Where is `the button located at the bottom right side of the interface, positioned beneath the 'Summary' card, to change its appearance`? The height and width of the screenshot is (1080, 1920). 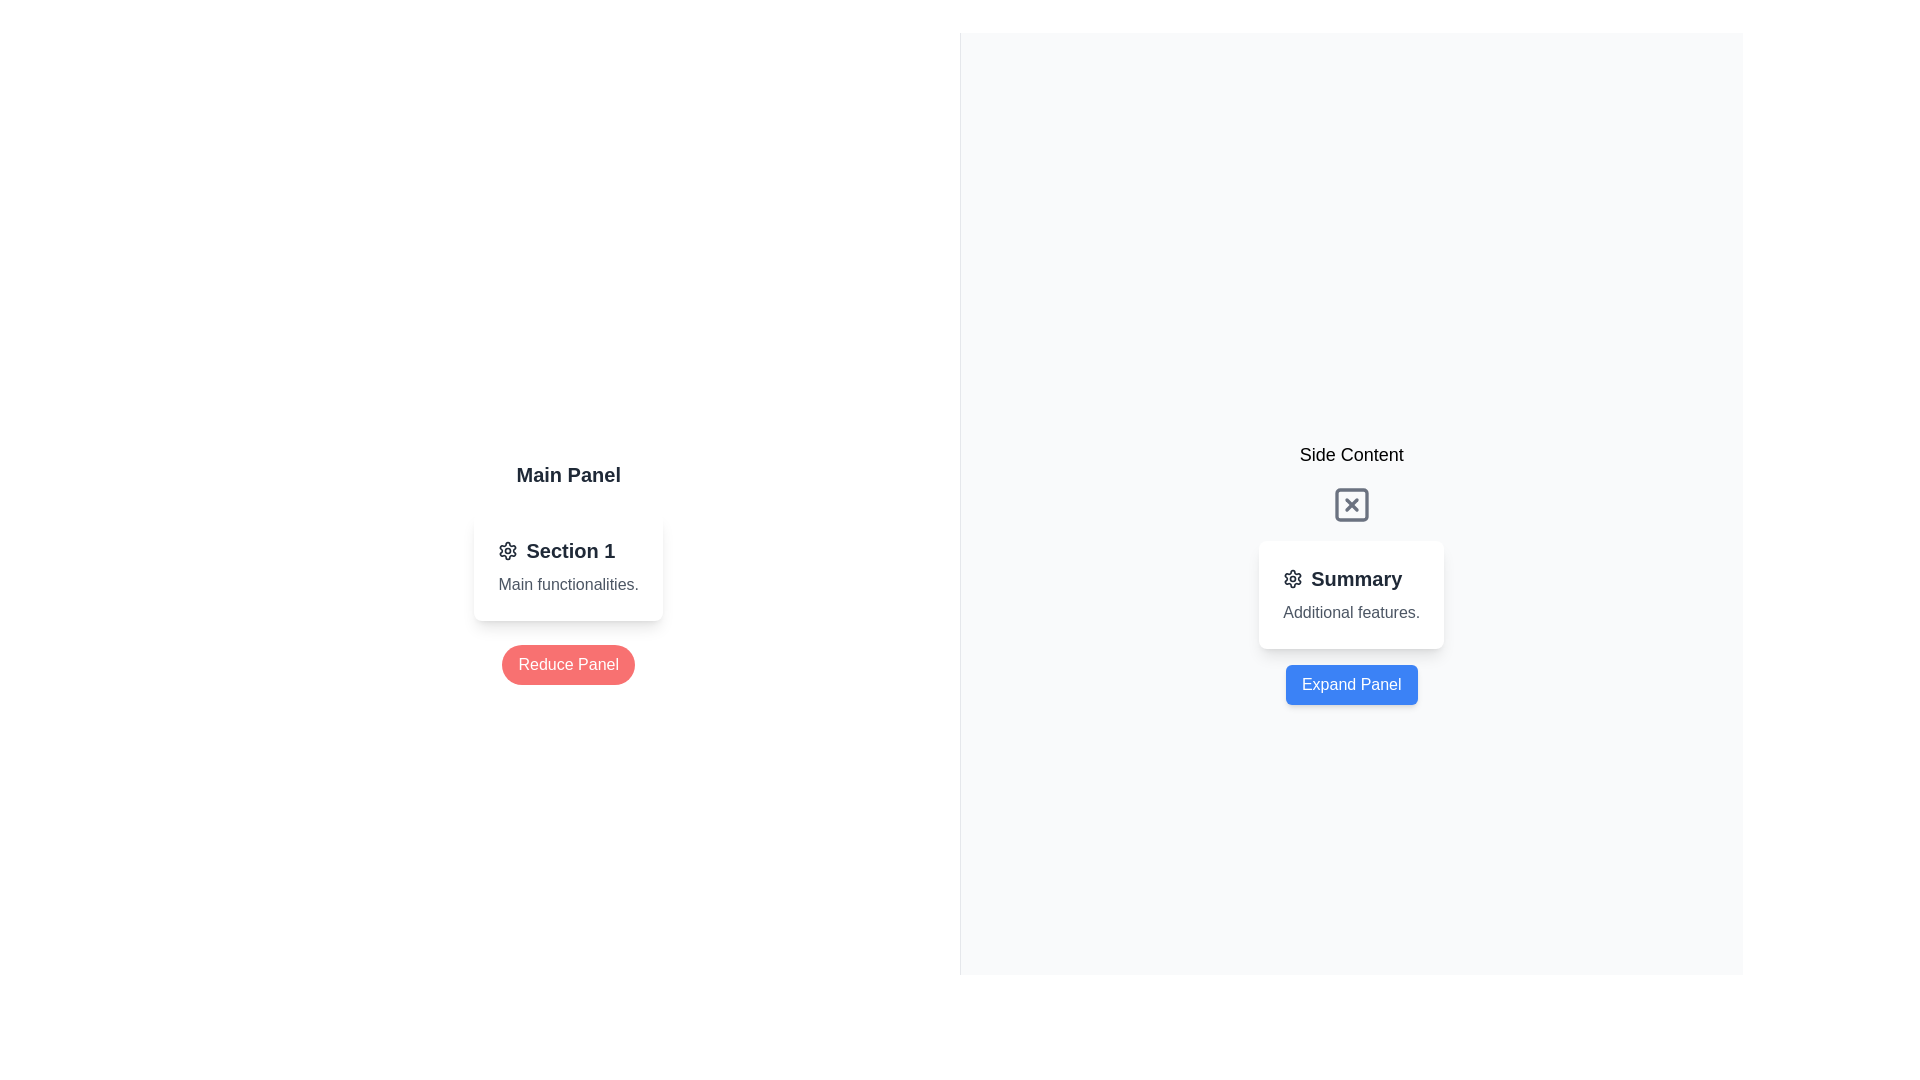 the button located at the bottom right side of the interface, positioned beneath the 'Summary' card, to change its appearance is located at coordinates (1351, 684).